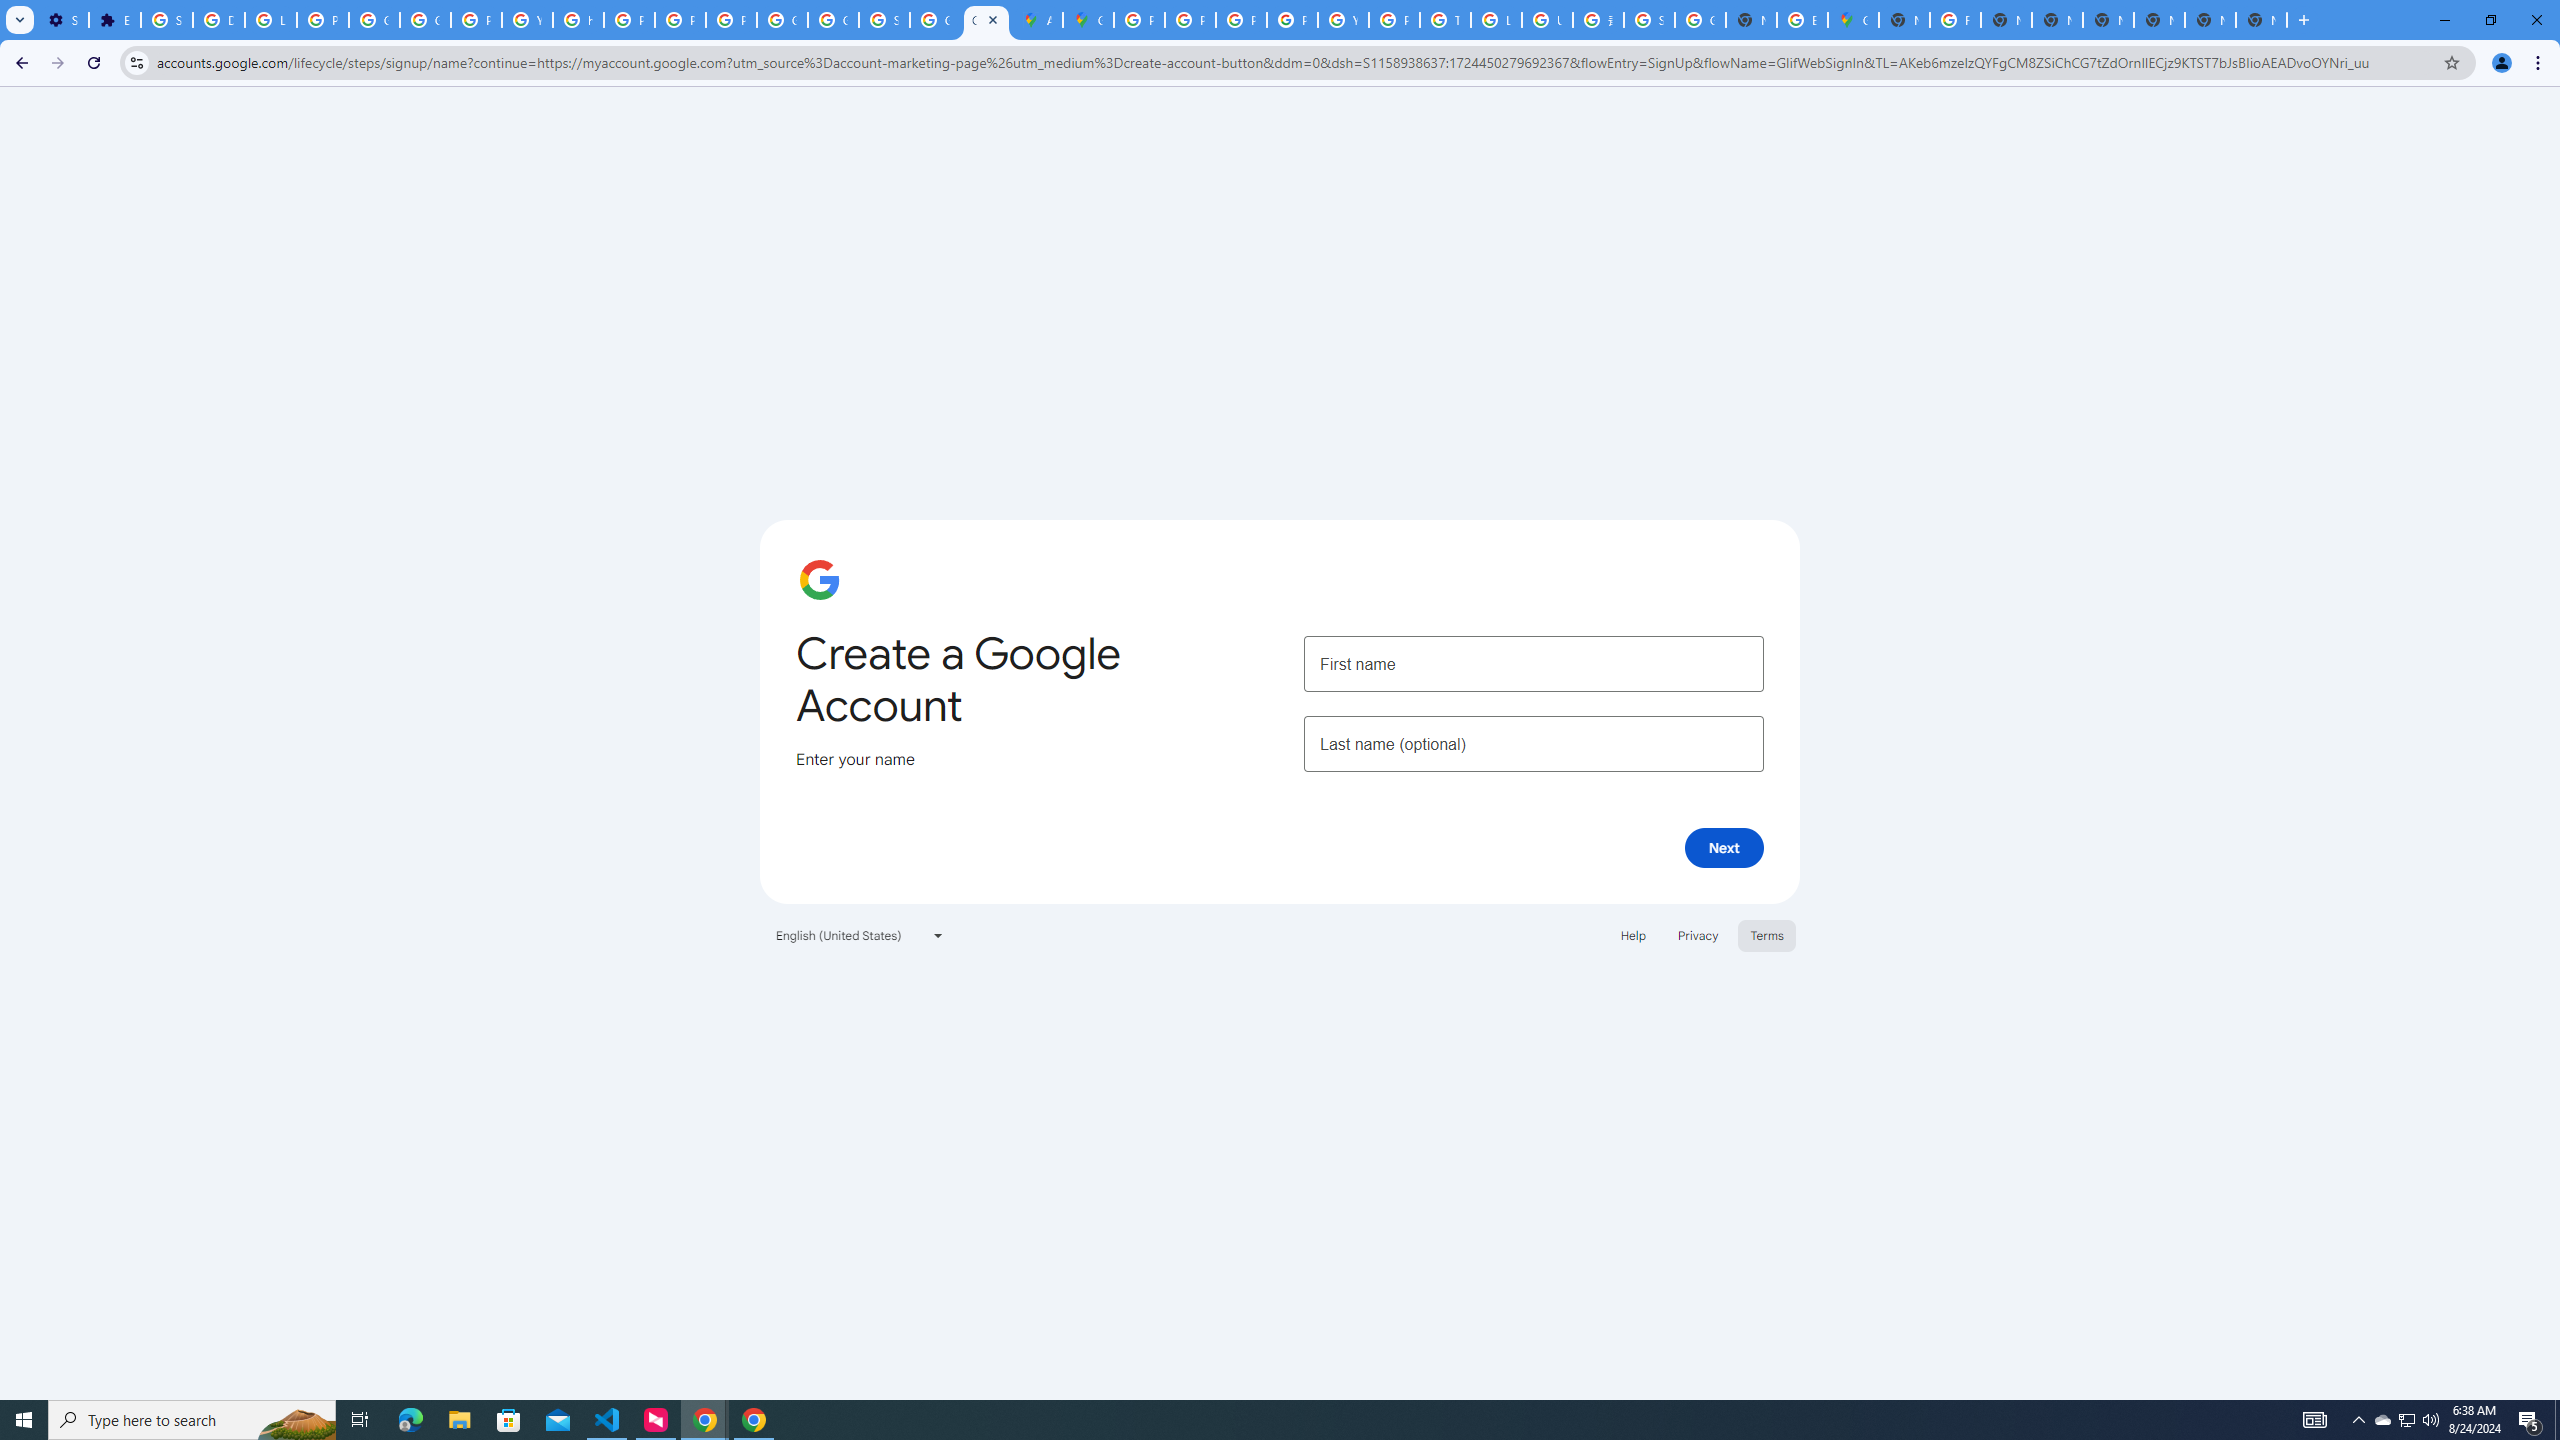 The image size is (2560, 1440). Describe the element at coordinates (986, 19) in the screenshot. I see `'Create your Google Account'` at that location.